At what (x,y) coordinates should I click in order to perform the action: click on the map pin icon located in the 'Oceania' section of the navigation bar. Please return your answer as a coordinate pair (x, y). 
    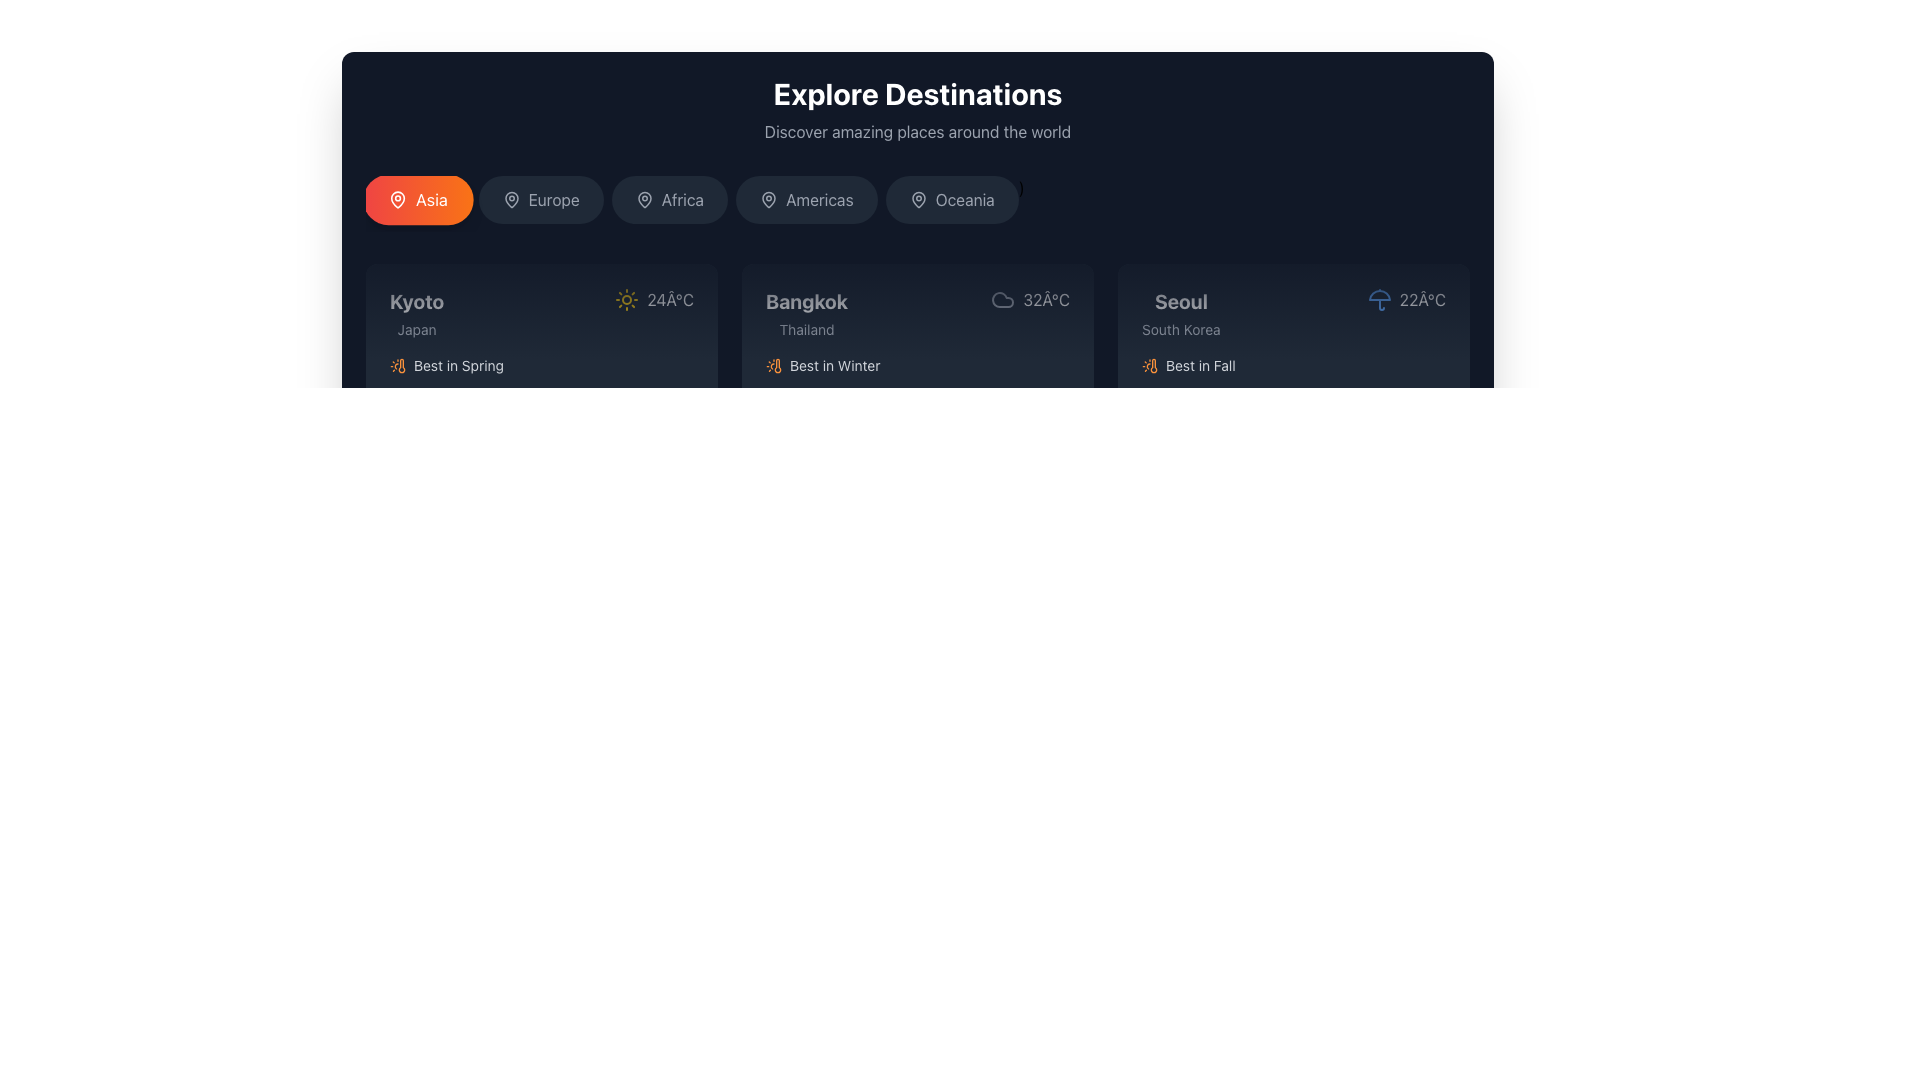
    Looking at the image, I should click on (917, 200).